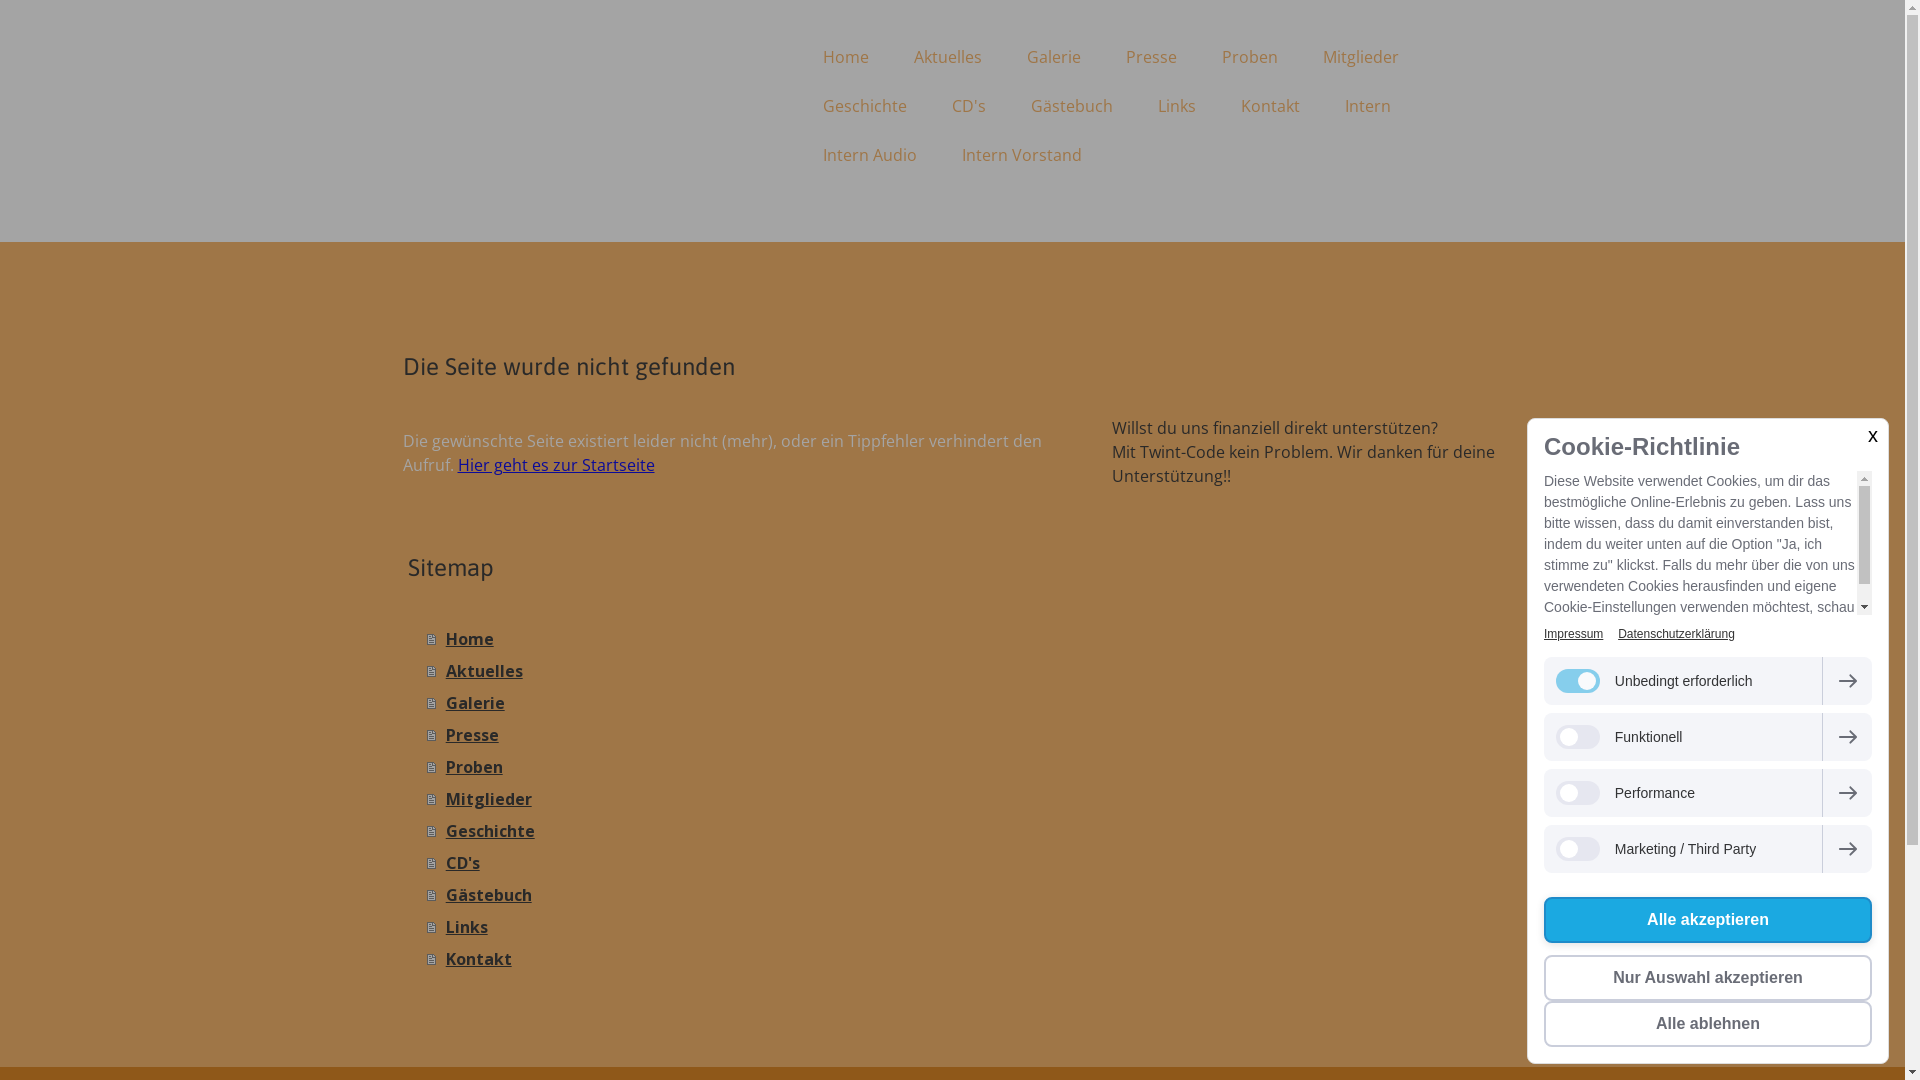  Describe the element at coordinates (748, 958) in the screenshot. I see `'Kontakt'` at that location.